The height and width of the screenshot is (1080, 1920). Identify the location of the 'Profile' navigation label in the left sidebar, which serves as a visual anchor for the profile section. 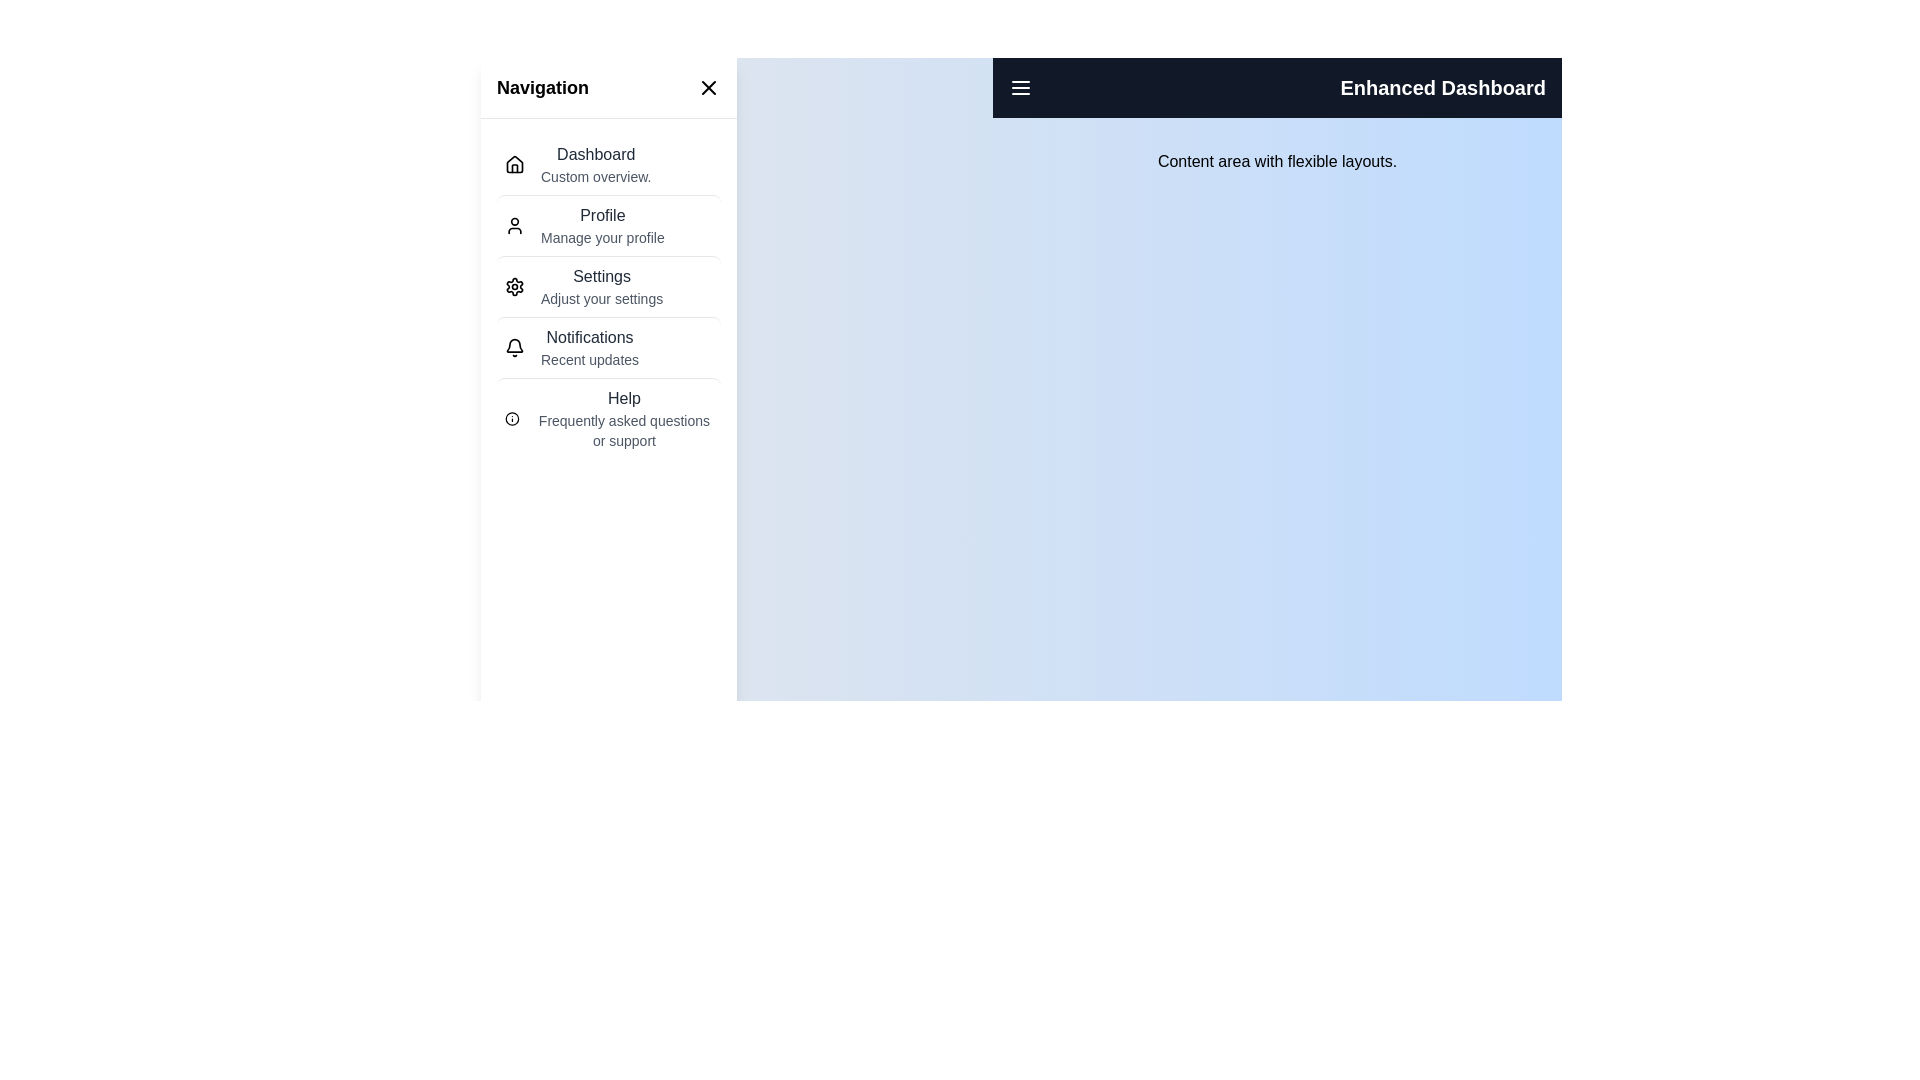
(601, 216).